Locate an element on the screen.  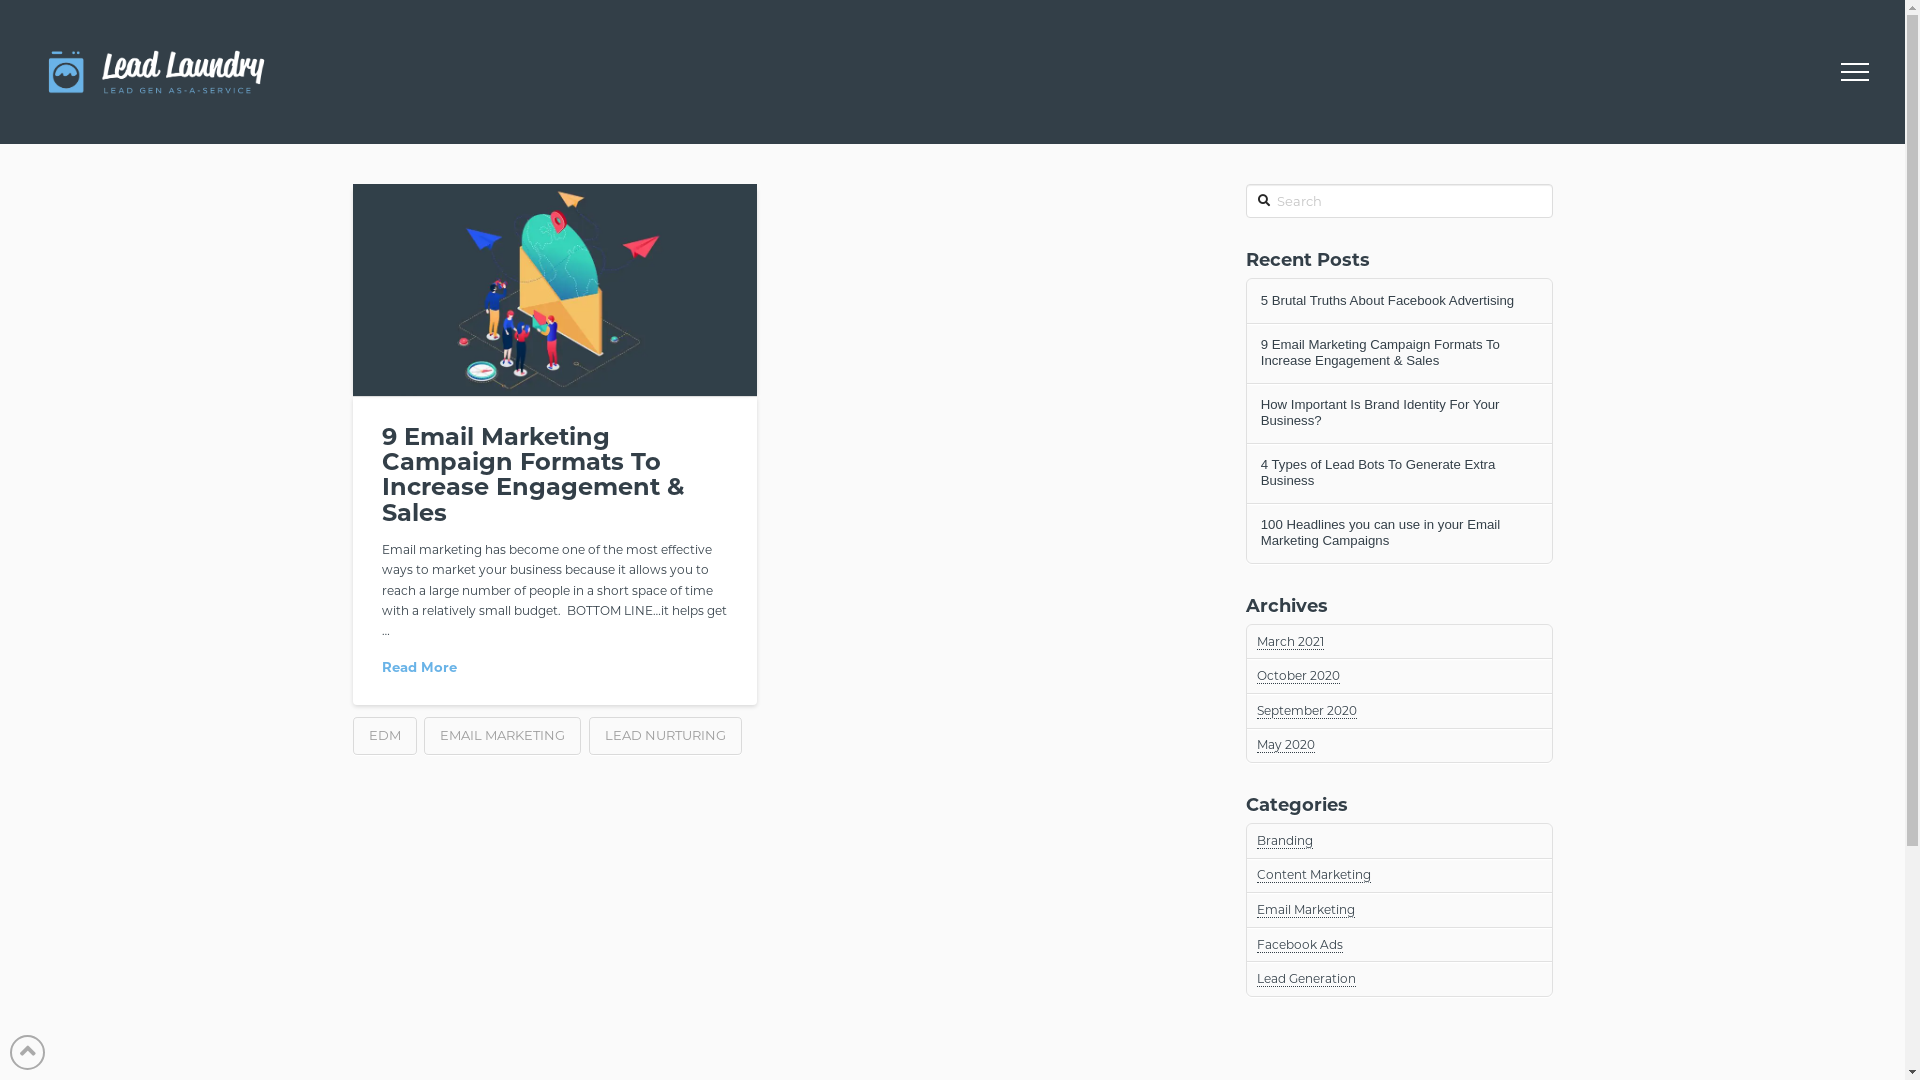
'LEAD NURTURING' is located at coordinates (588, 736).